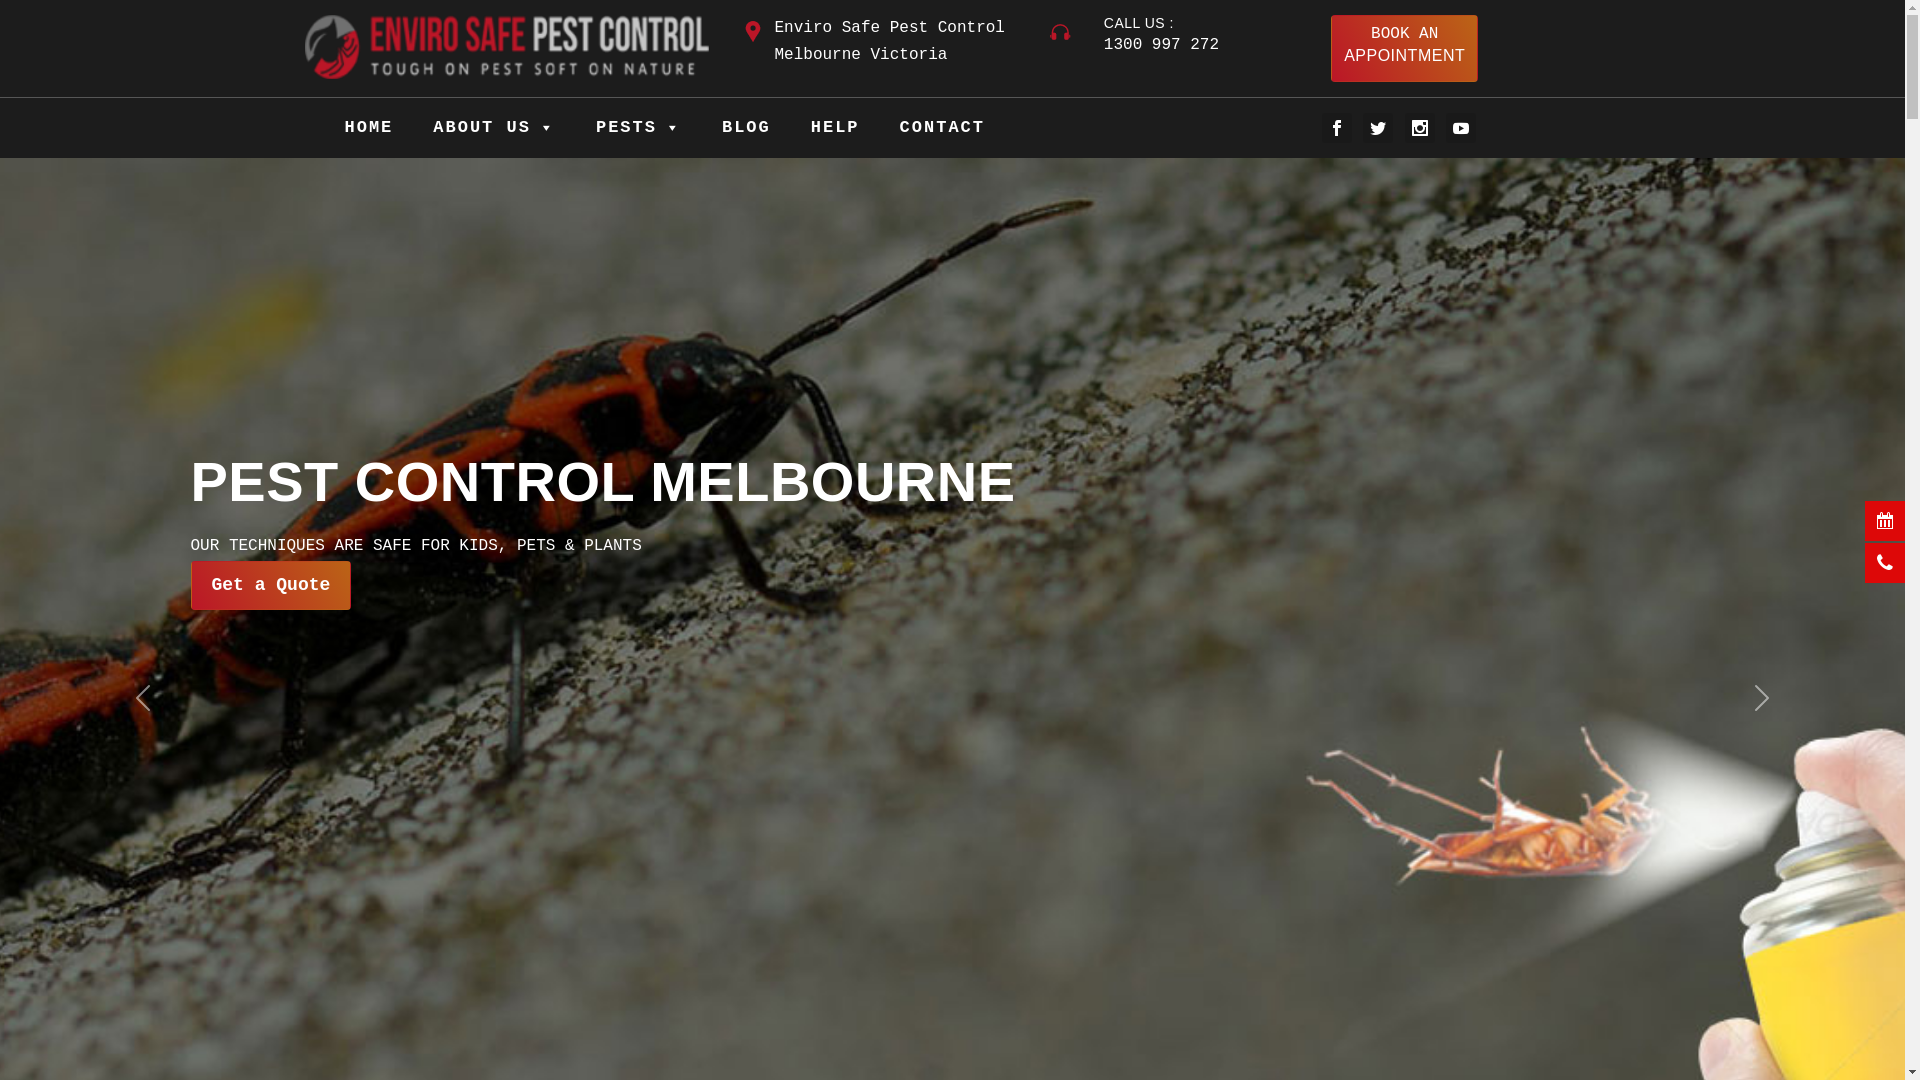 The width and height of the screenshot is (1920, 1080). What do you see at coordinates (494, 127) in the screenshot?
I see `'ABOUT US'` at bounding box center [494, 127].